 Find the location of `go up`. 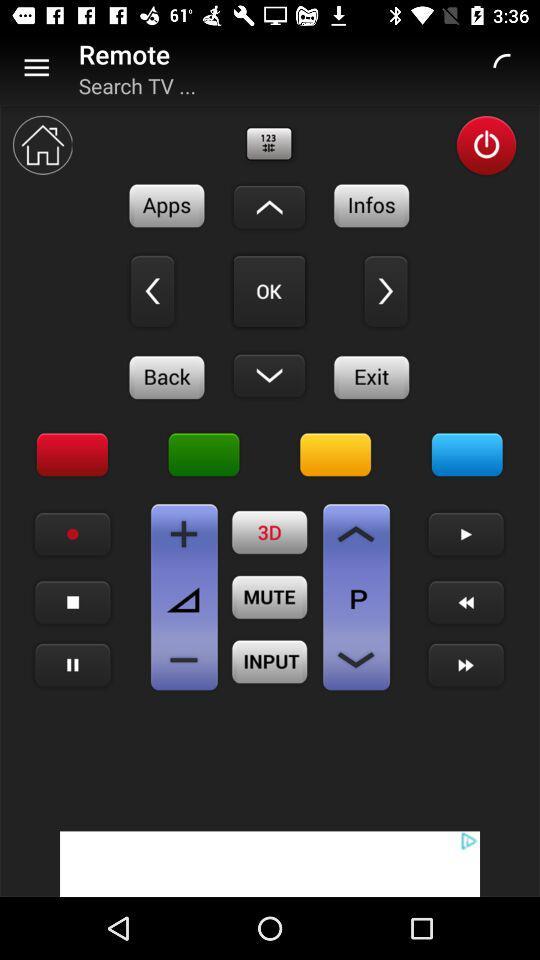

go up is located at coordinates (269, 207).